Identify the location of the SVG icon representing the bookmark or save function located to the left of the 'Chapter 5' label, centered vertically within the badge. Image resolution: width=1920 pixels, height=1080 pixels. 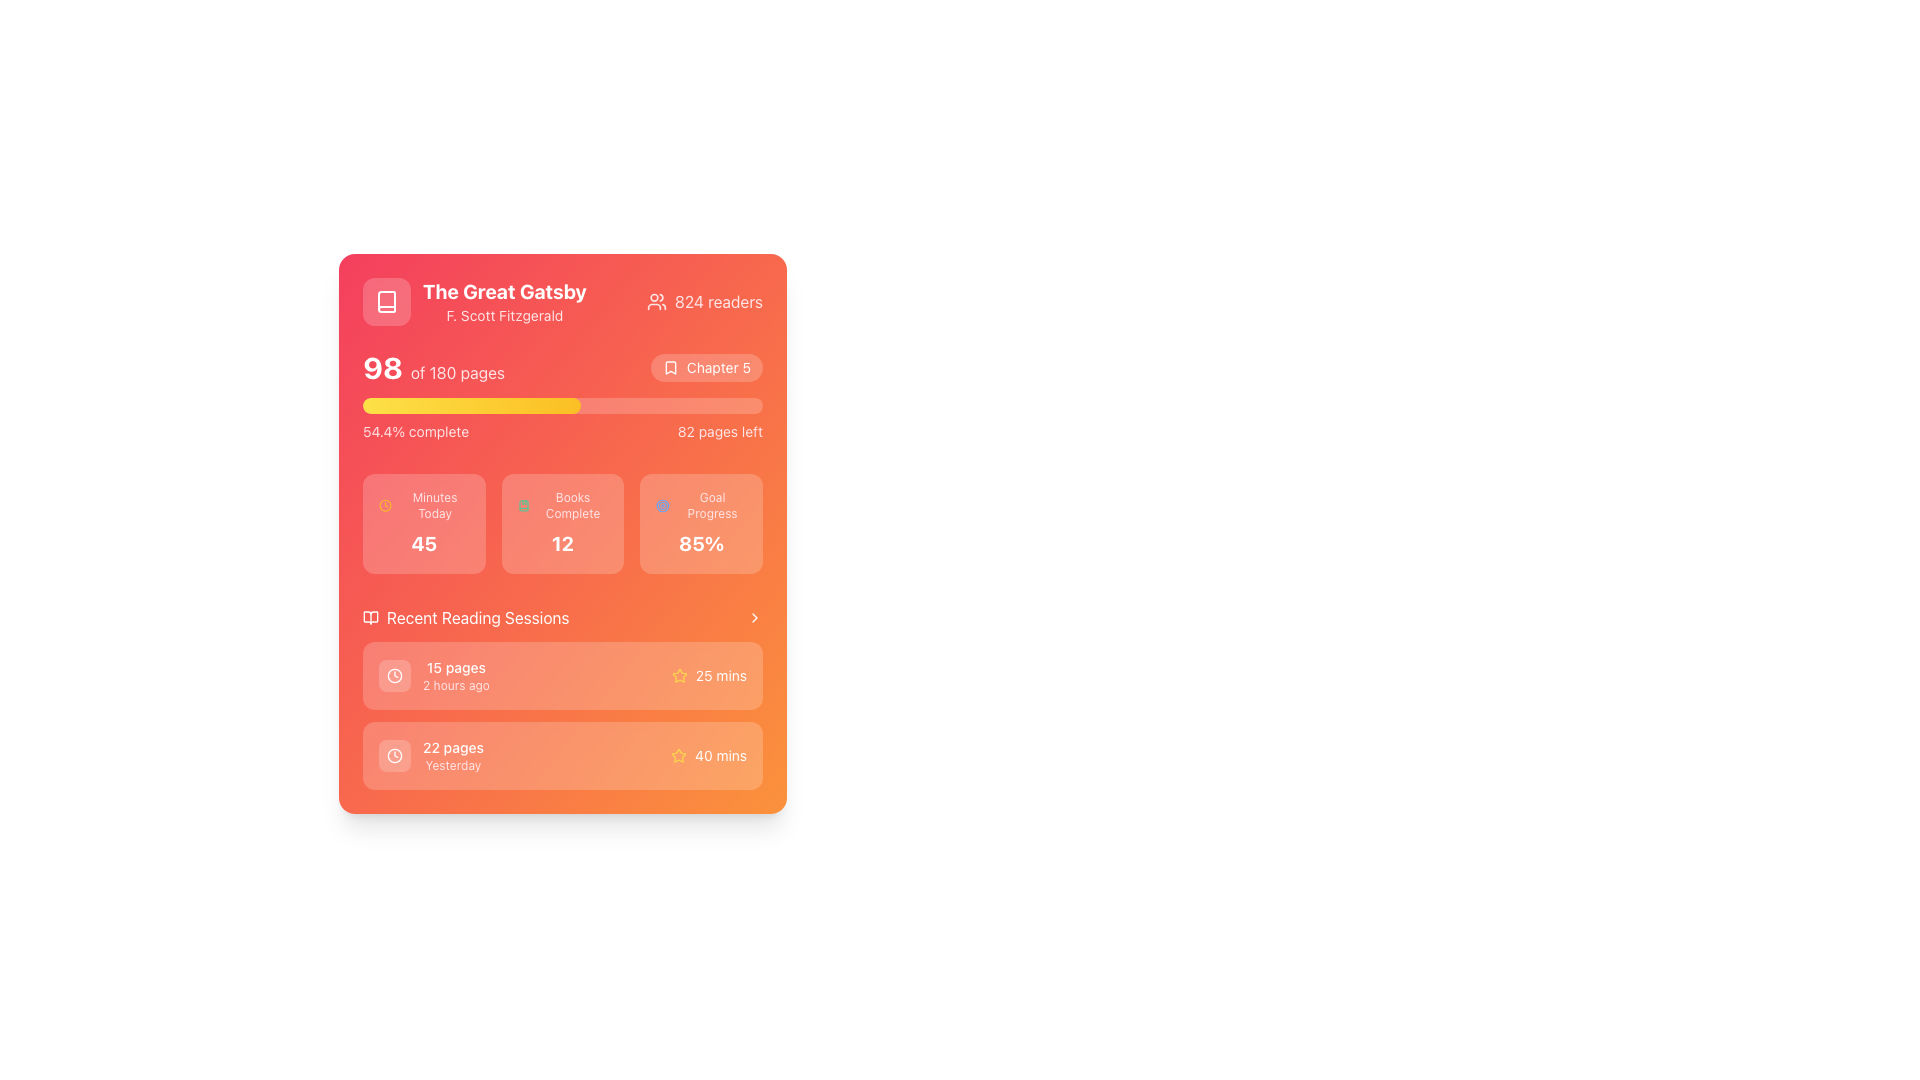
(670, 367).